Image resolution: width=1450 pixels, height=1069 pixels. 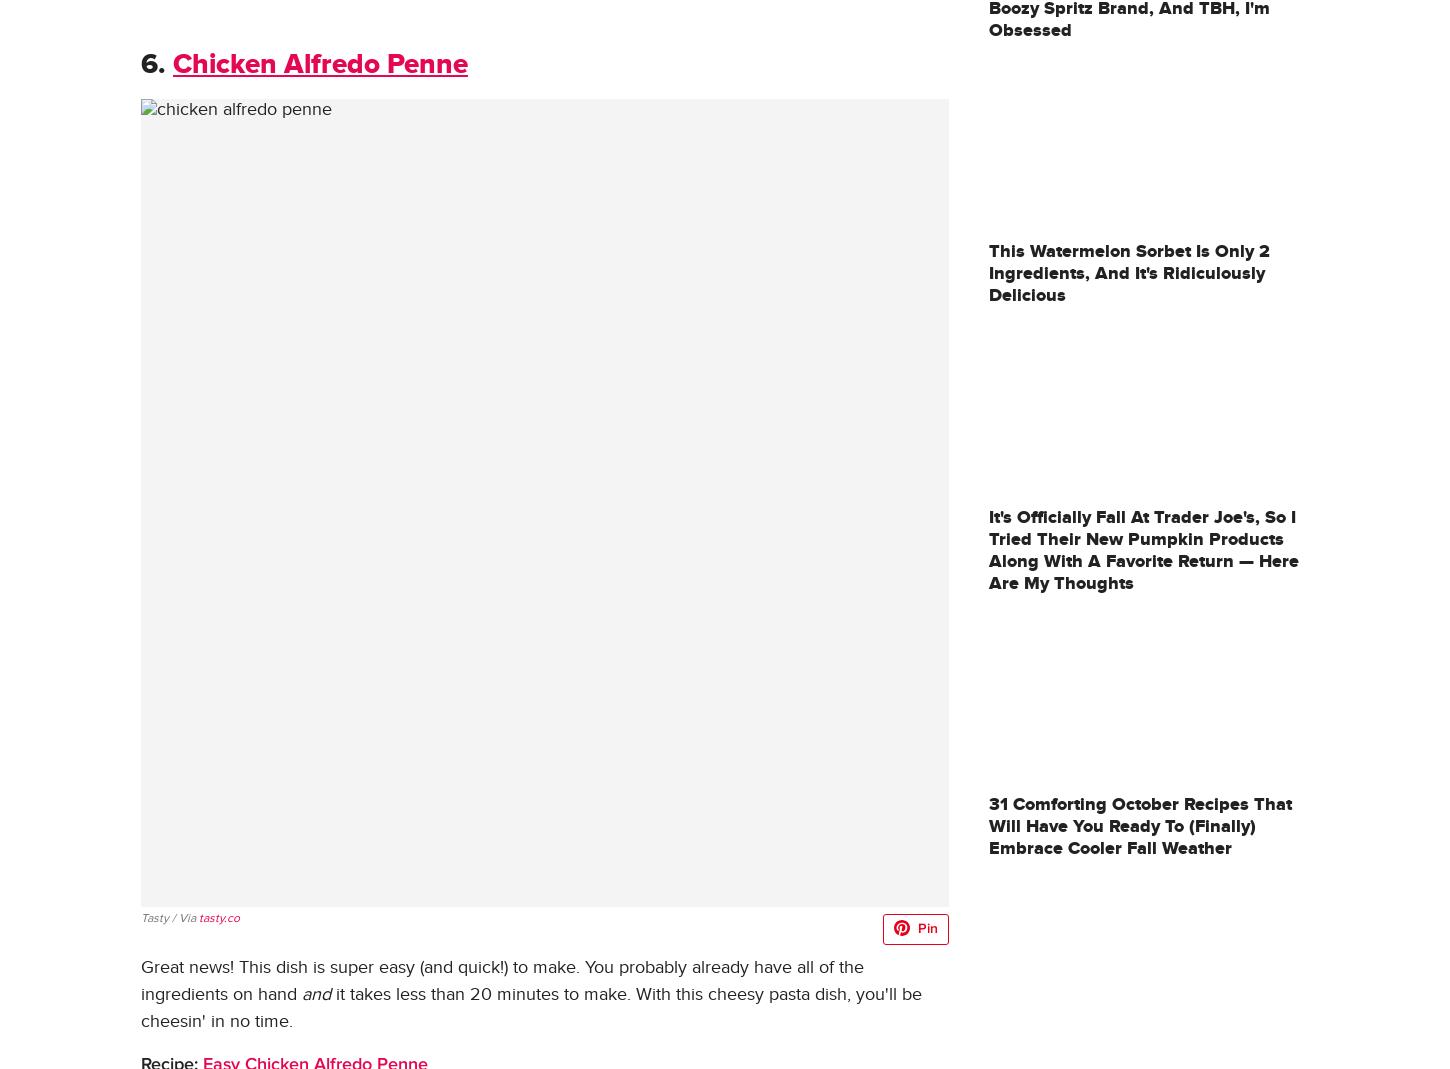 What do you see at coordinates (1128, 272) in the screenshot?
I see `'This Watermelon Sorbet Is Only 2 Ingredients, And It's Ridiculously Delicious'` at bounding box center [1128, 272].